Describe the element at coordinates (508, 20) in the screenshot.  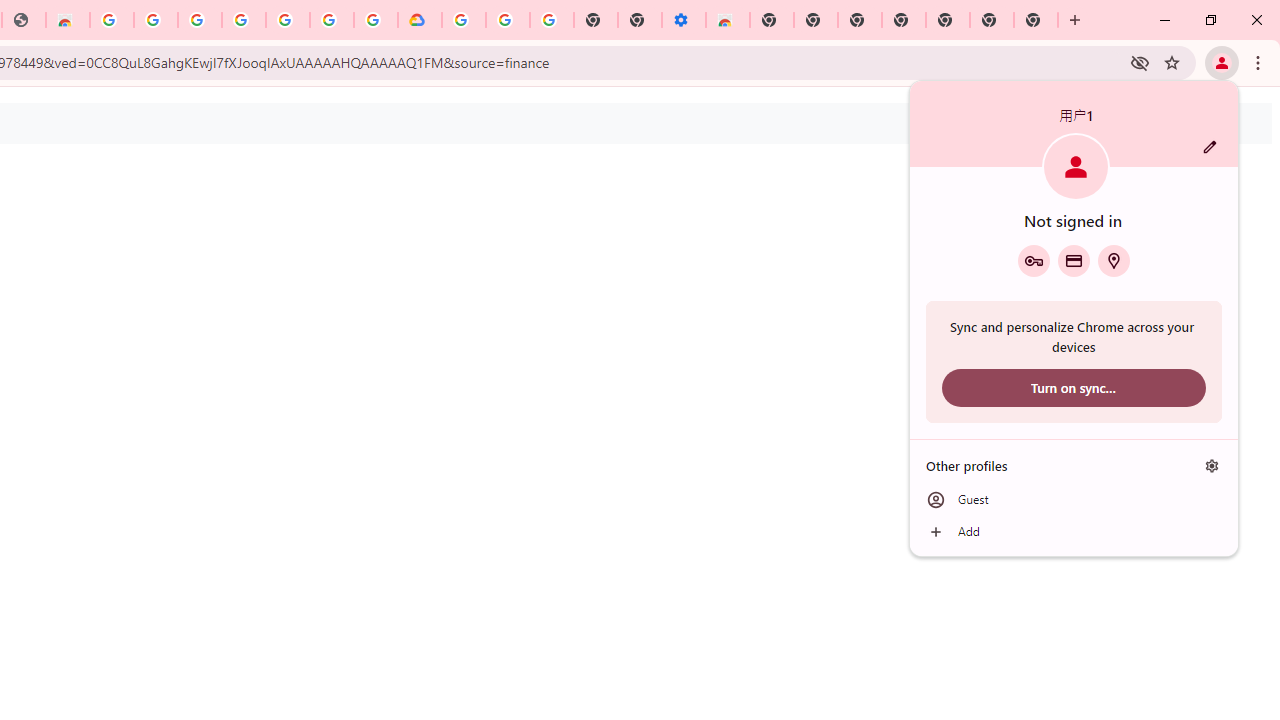
I see `'Google Account Help'` at that location.